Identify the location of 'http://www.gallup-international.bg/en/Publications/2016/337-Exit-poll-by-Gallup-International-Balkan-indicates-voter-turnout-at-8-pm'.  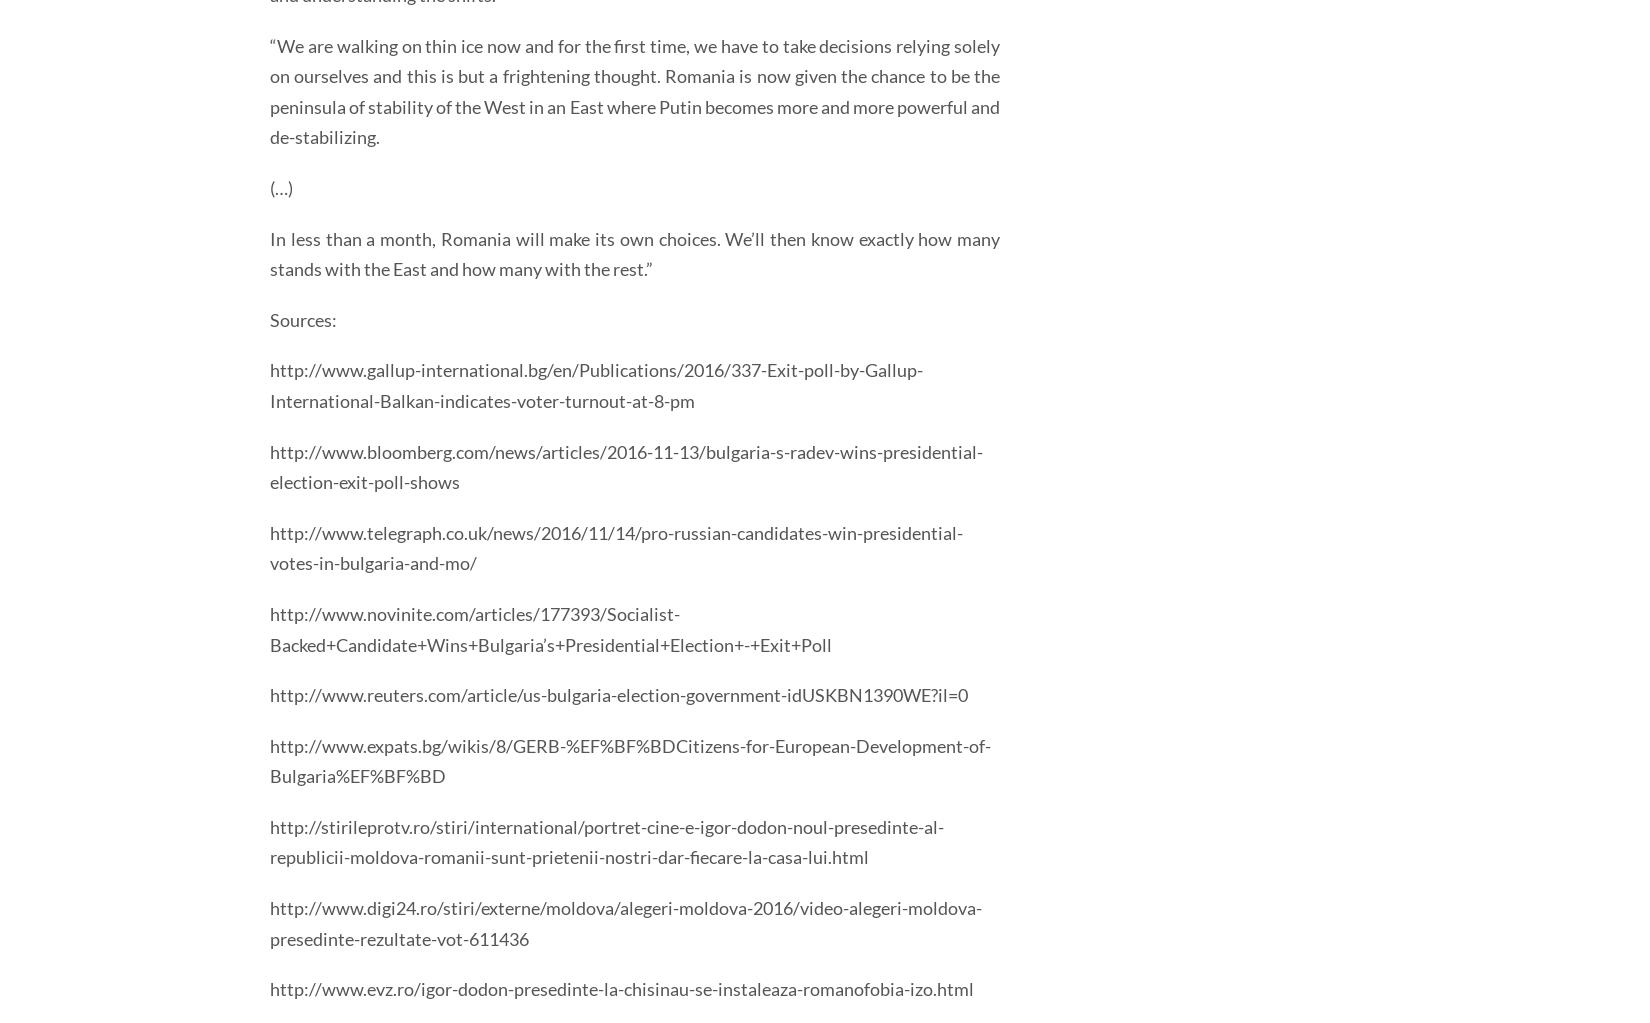
(595, 383).